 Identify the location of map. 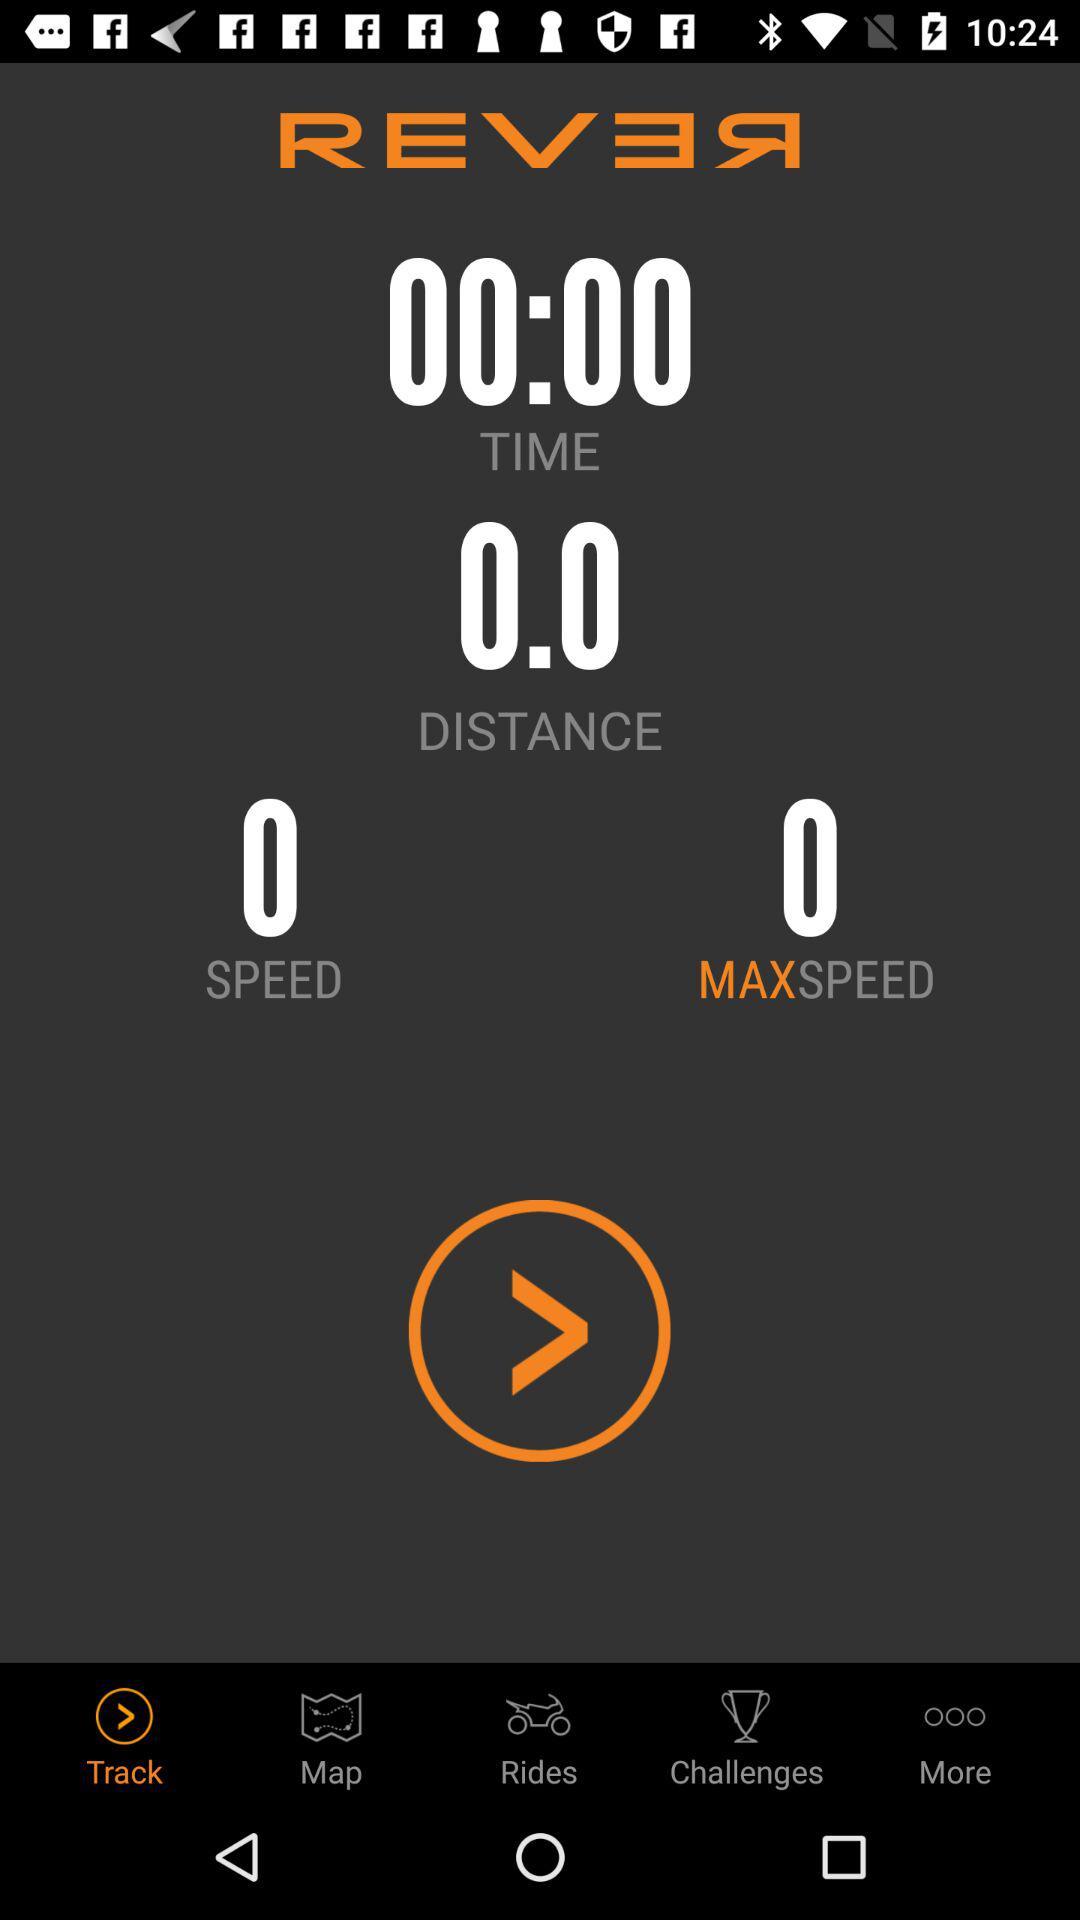
(330, 1731).